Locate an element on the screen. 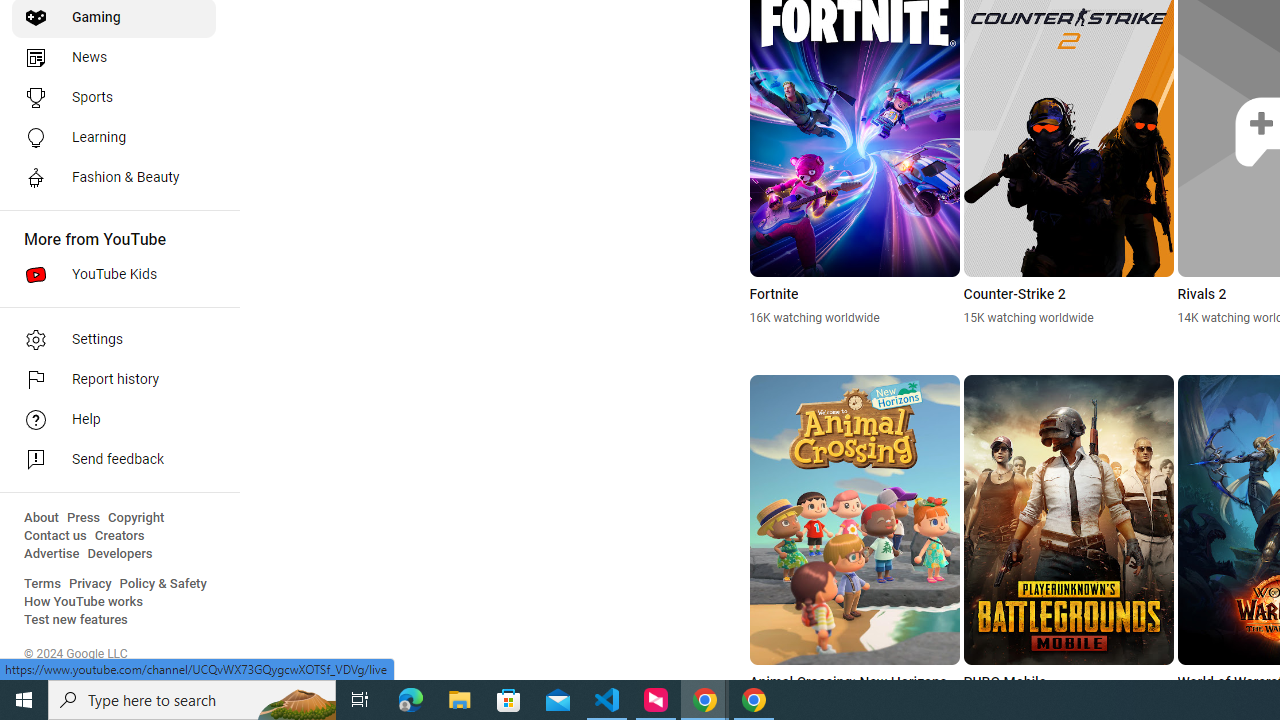  'Policy & Safety' is located at coordinates (163, 584).